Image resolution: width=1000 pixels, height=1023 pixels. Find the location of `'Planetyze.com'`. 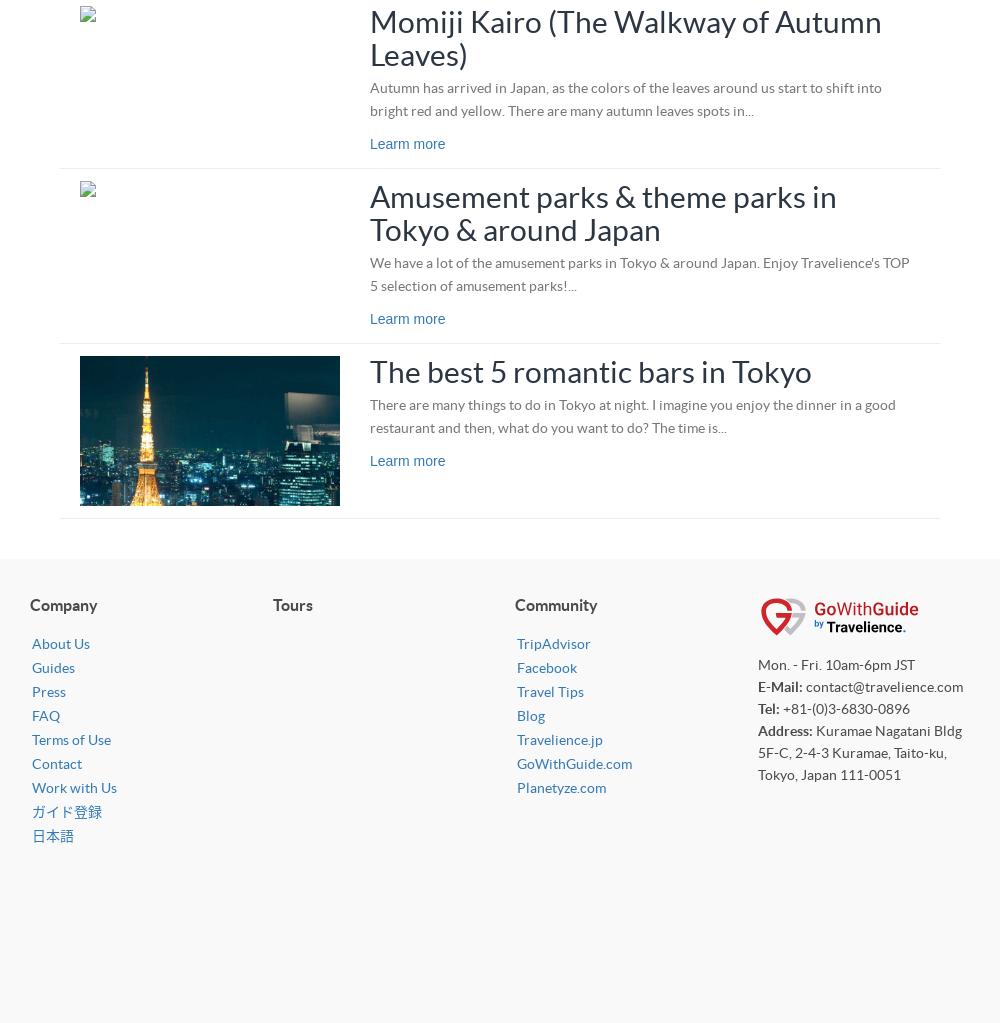

'Planetyze.com' is located at coordinates (561, 785).